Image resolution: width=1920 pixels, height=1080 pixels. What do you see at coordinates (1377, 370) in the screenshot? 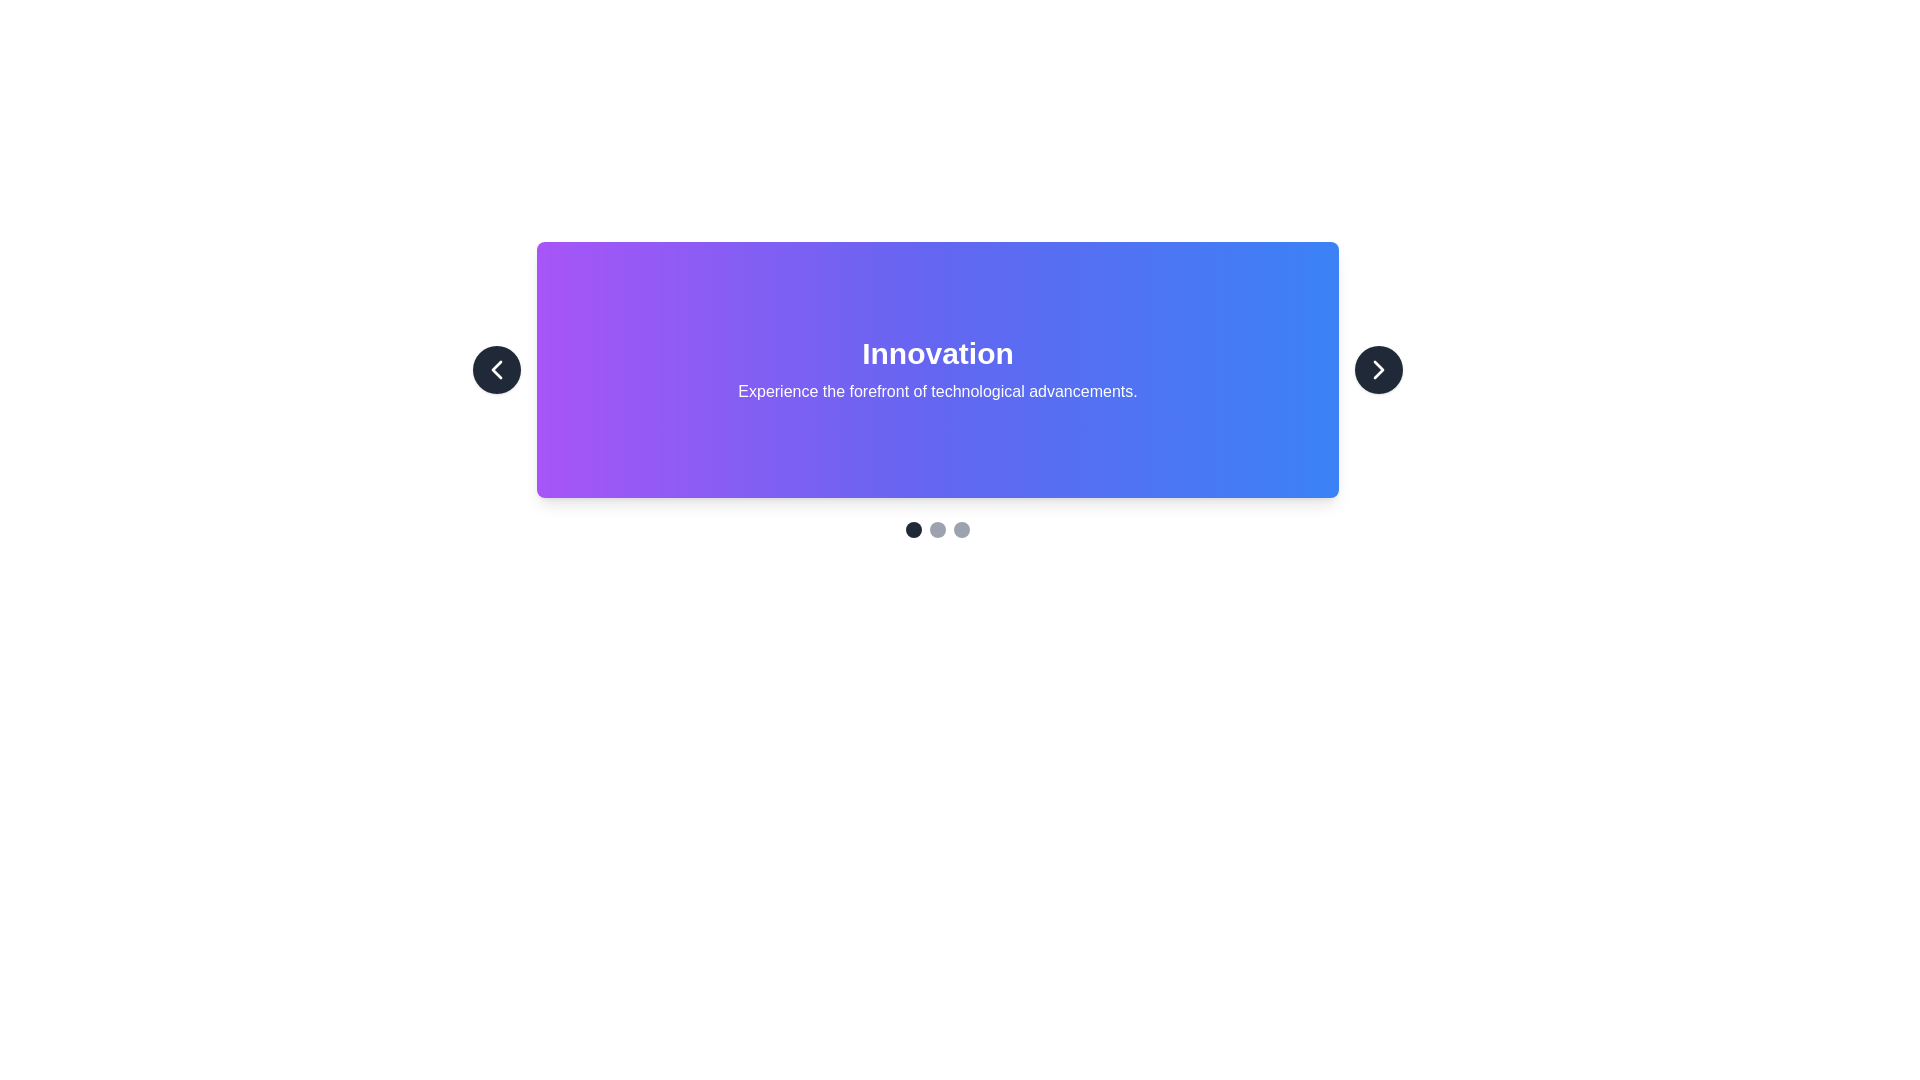
I see `the second button located on the right side of the content box labeled 'Innovation Experience the forefront of technological advancements'` at bounding box center [1377, 370].